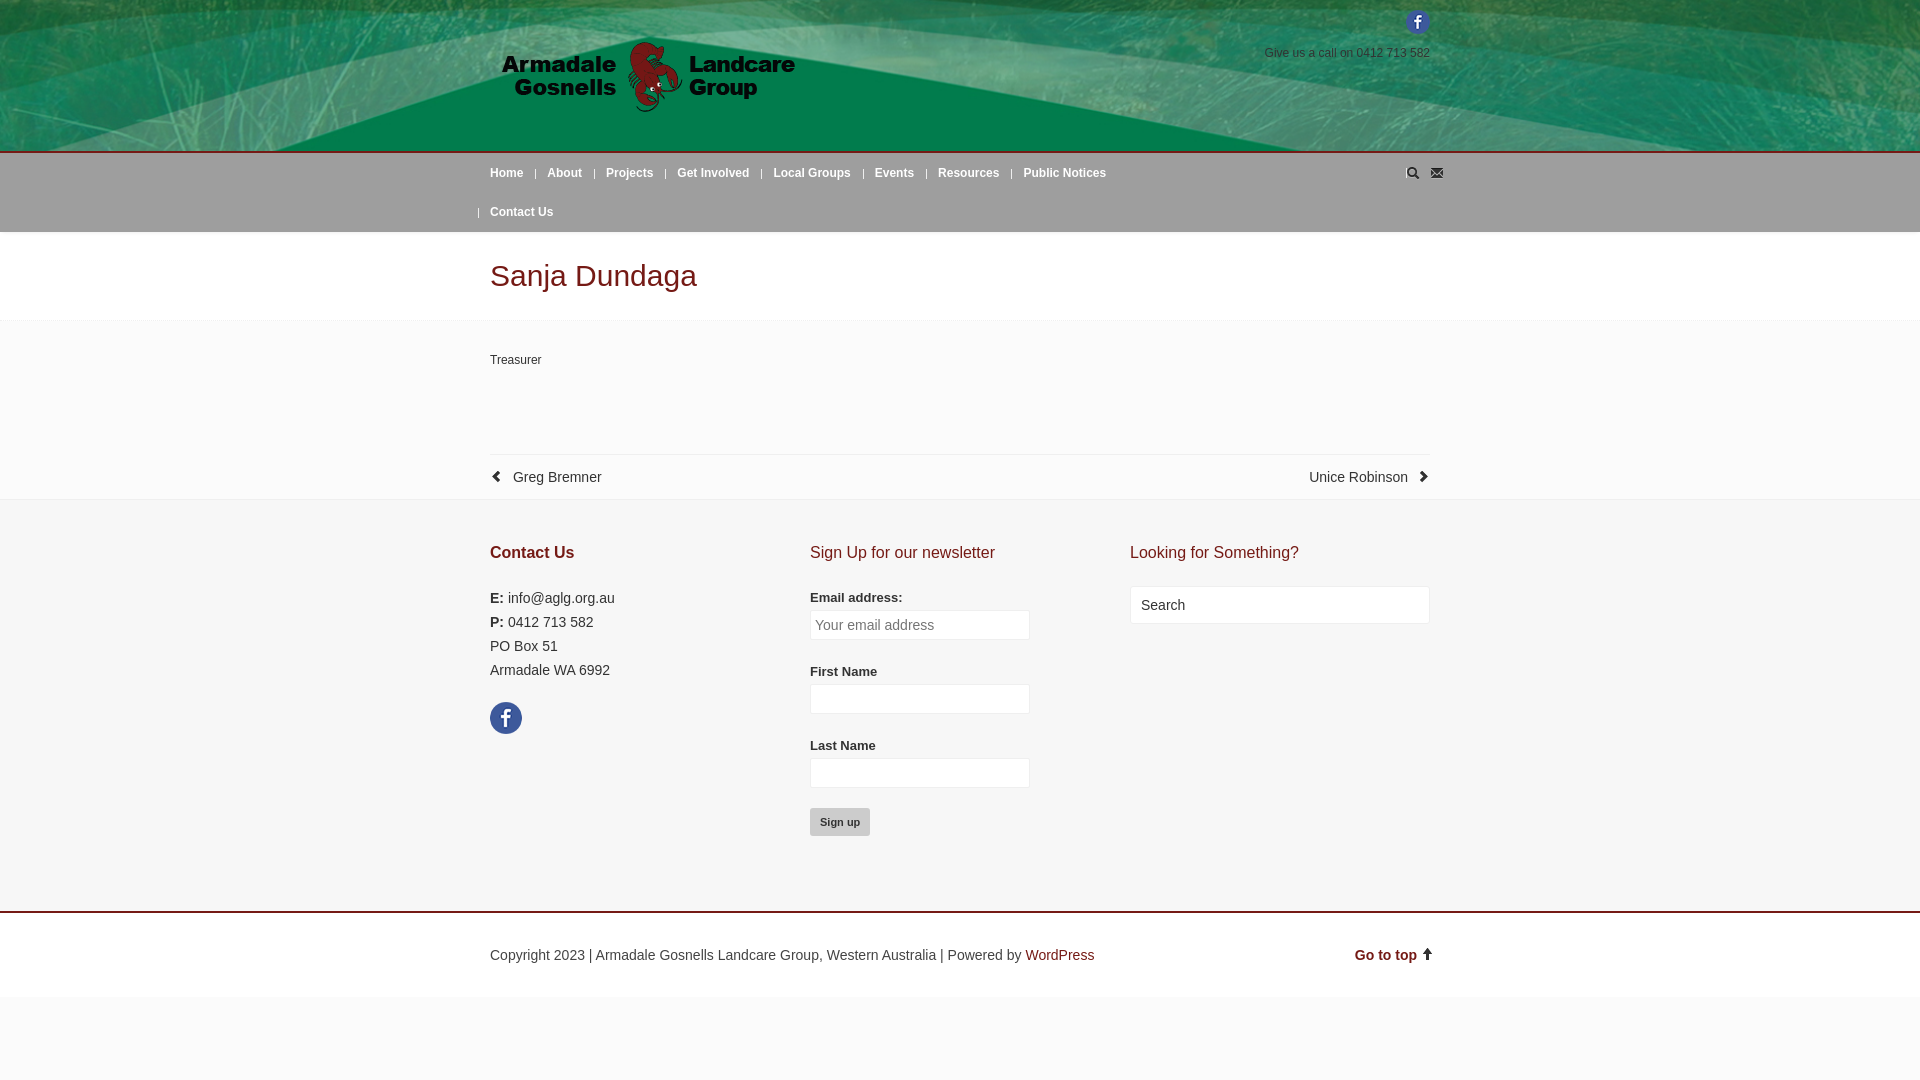 This screenshot has width=1920, height=1080. Describe the element at coordinates (968, 172) in the screenshot. I see `'Resources'` at that location.